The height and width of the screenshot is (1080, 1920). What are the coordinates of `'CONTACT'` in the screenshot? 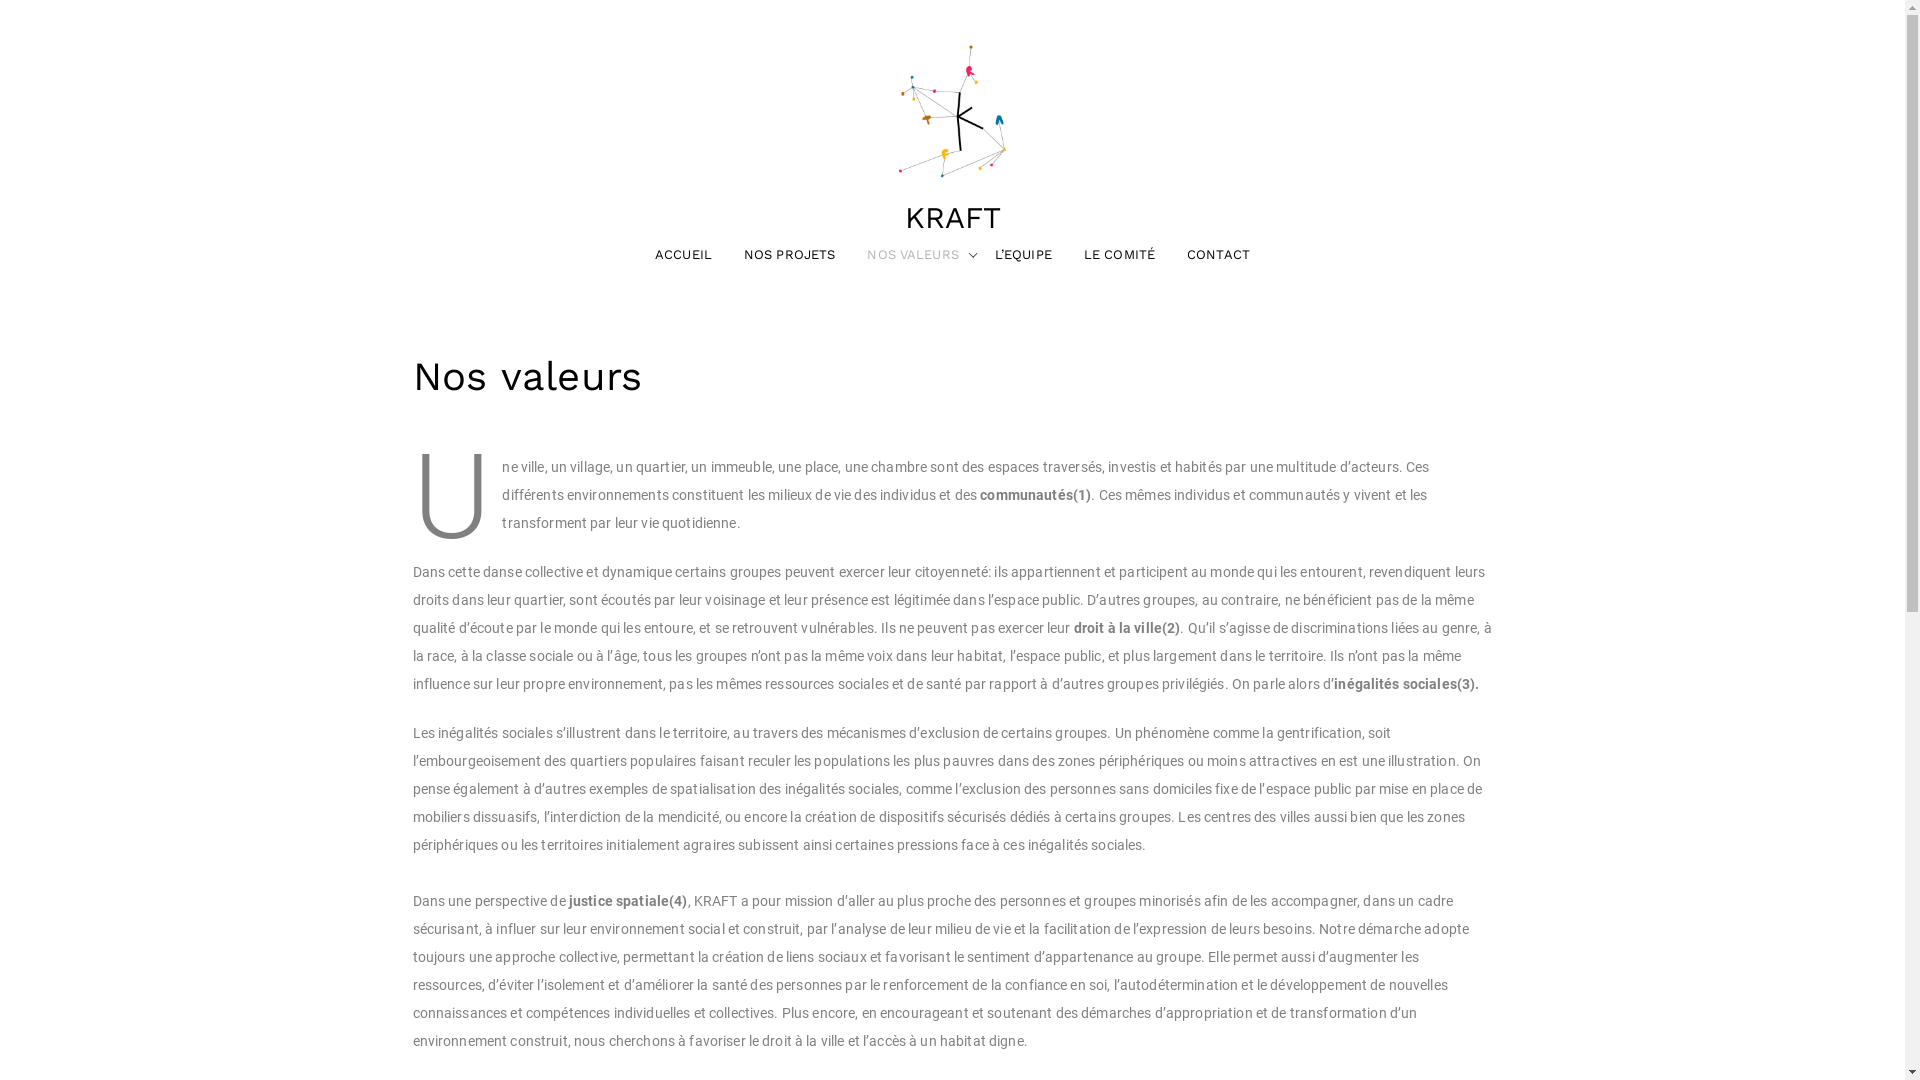 It's located at (1217, 253).